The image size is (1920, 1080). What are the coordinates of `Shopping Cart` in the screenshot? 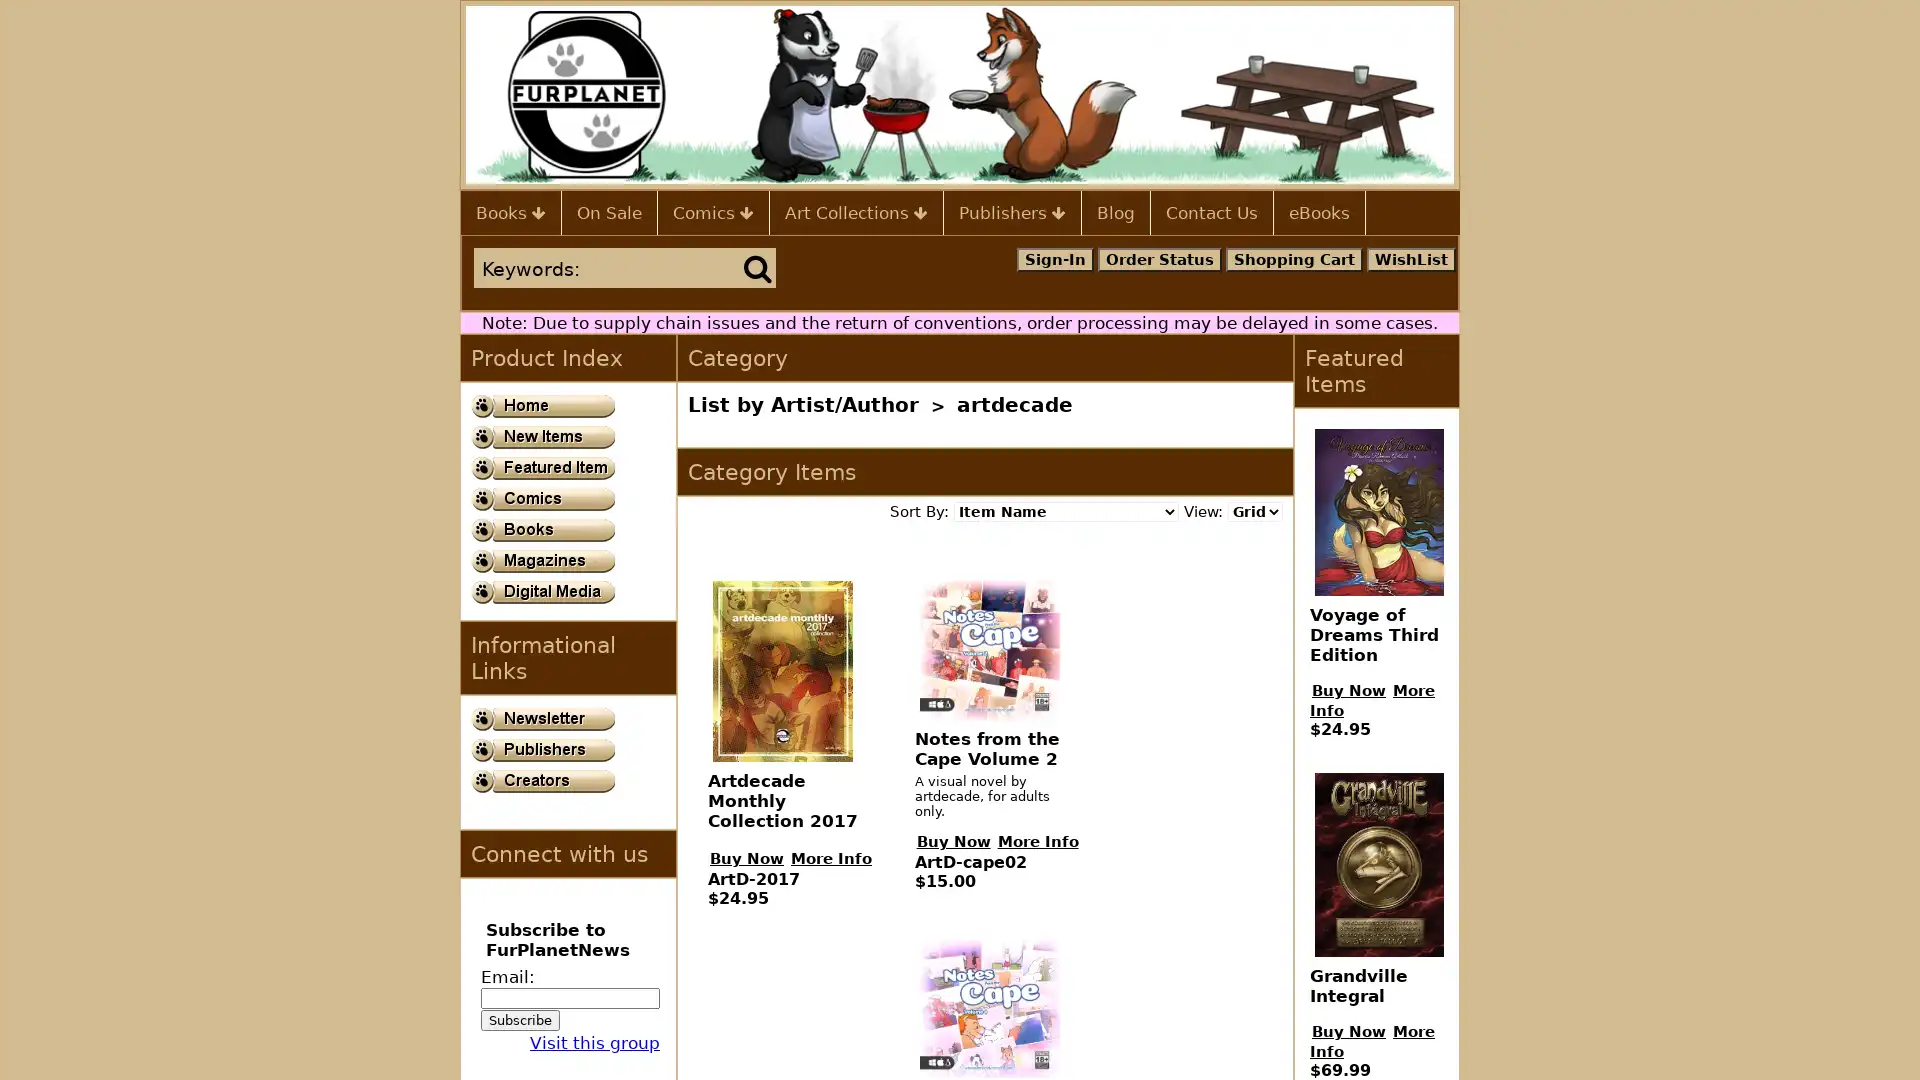 It's located at (1294, 257).